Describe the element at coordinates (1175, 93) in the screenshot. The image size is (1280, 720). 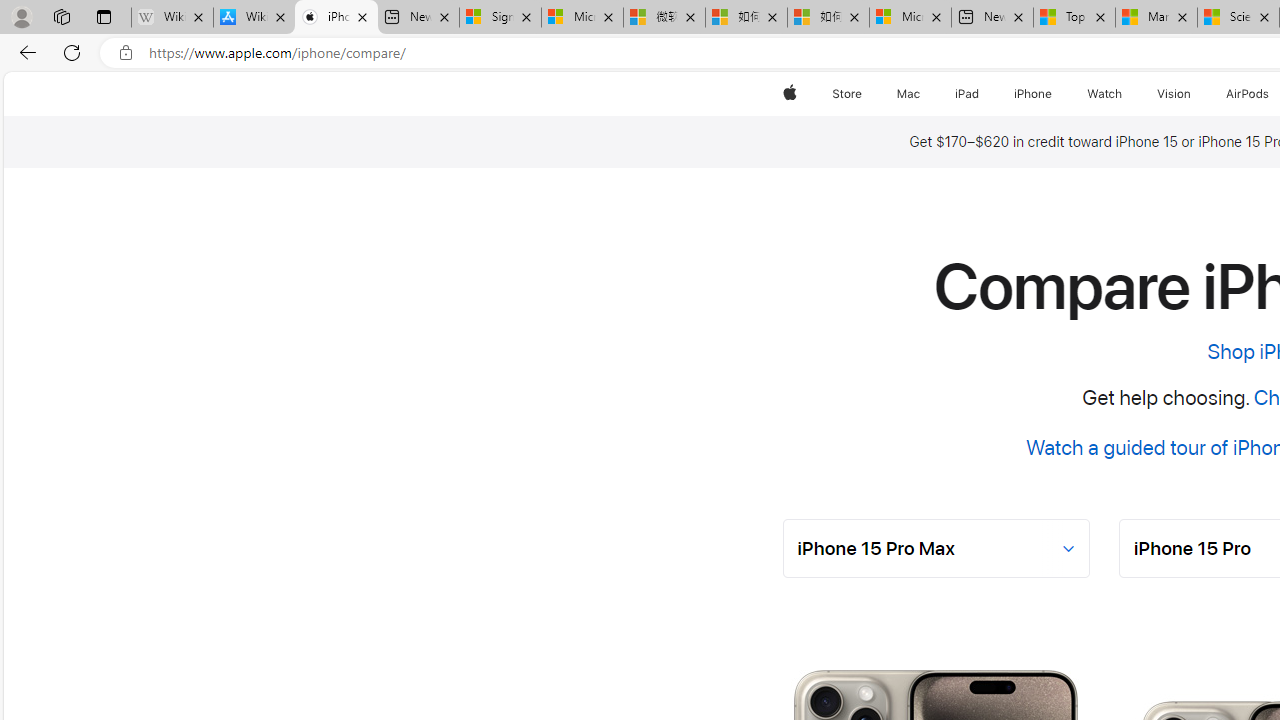
I see `'Vision'` at that location.